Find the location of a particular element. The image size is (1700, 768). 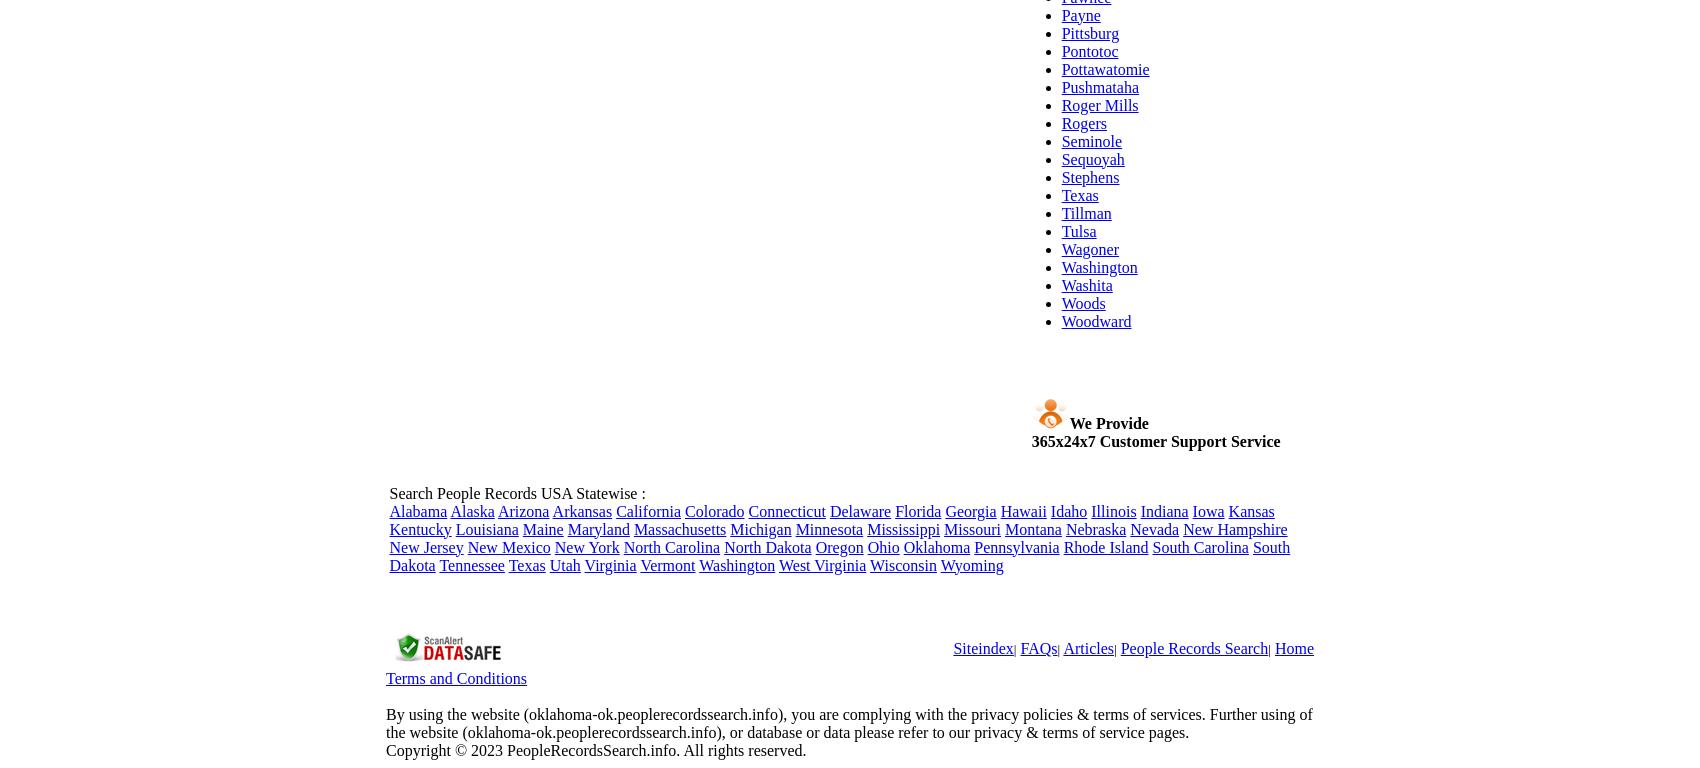

'Missouri' is located at coordinates (971, 527).